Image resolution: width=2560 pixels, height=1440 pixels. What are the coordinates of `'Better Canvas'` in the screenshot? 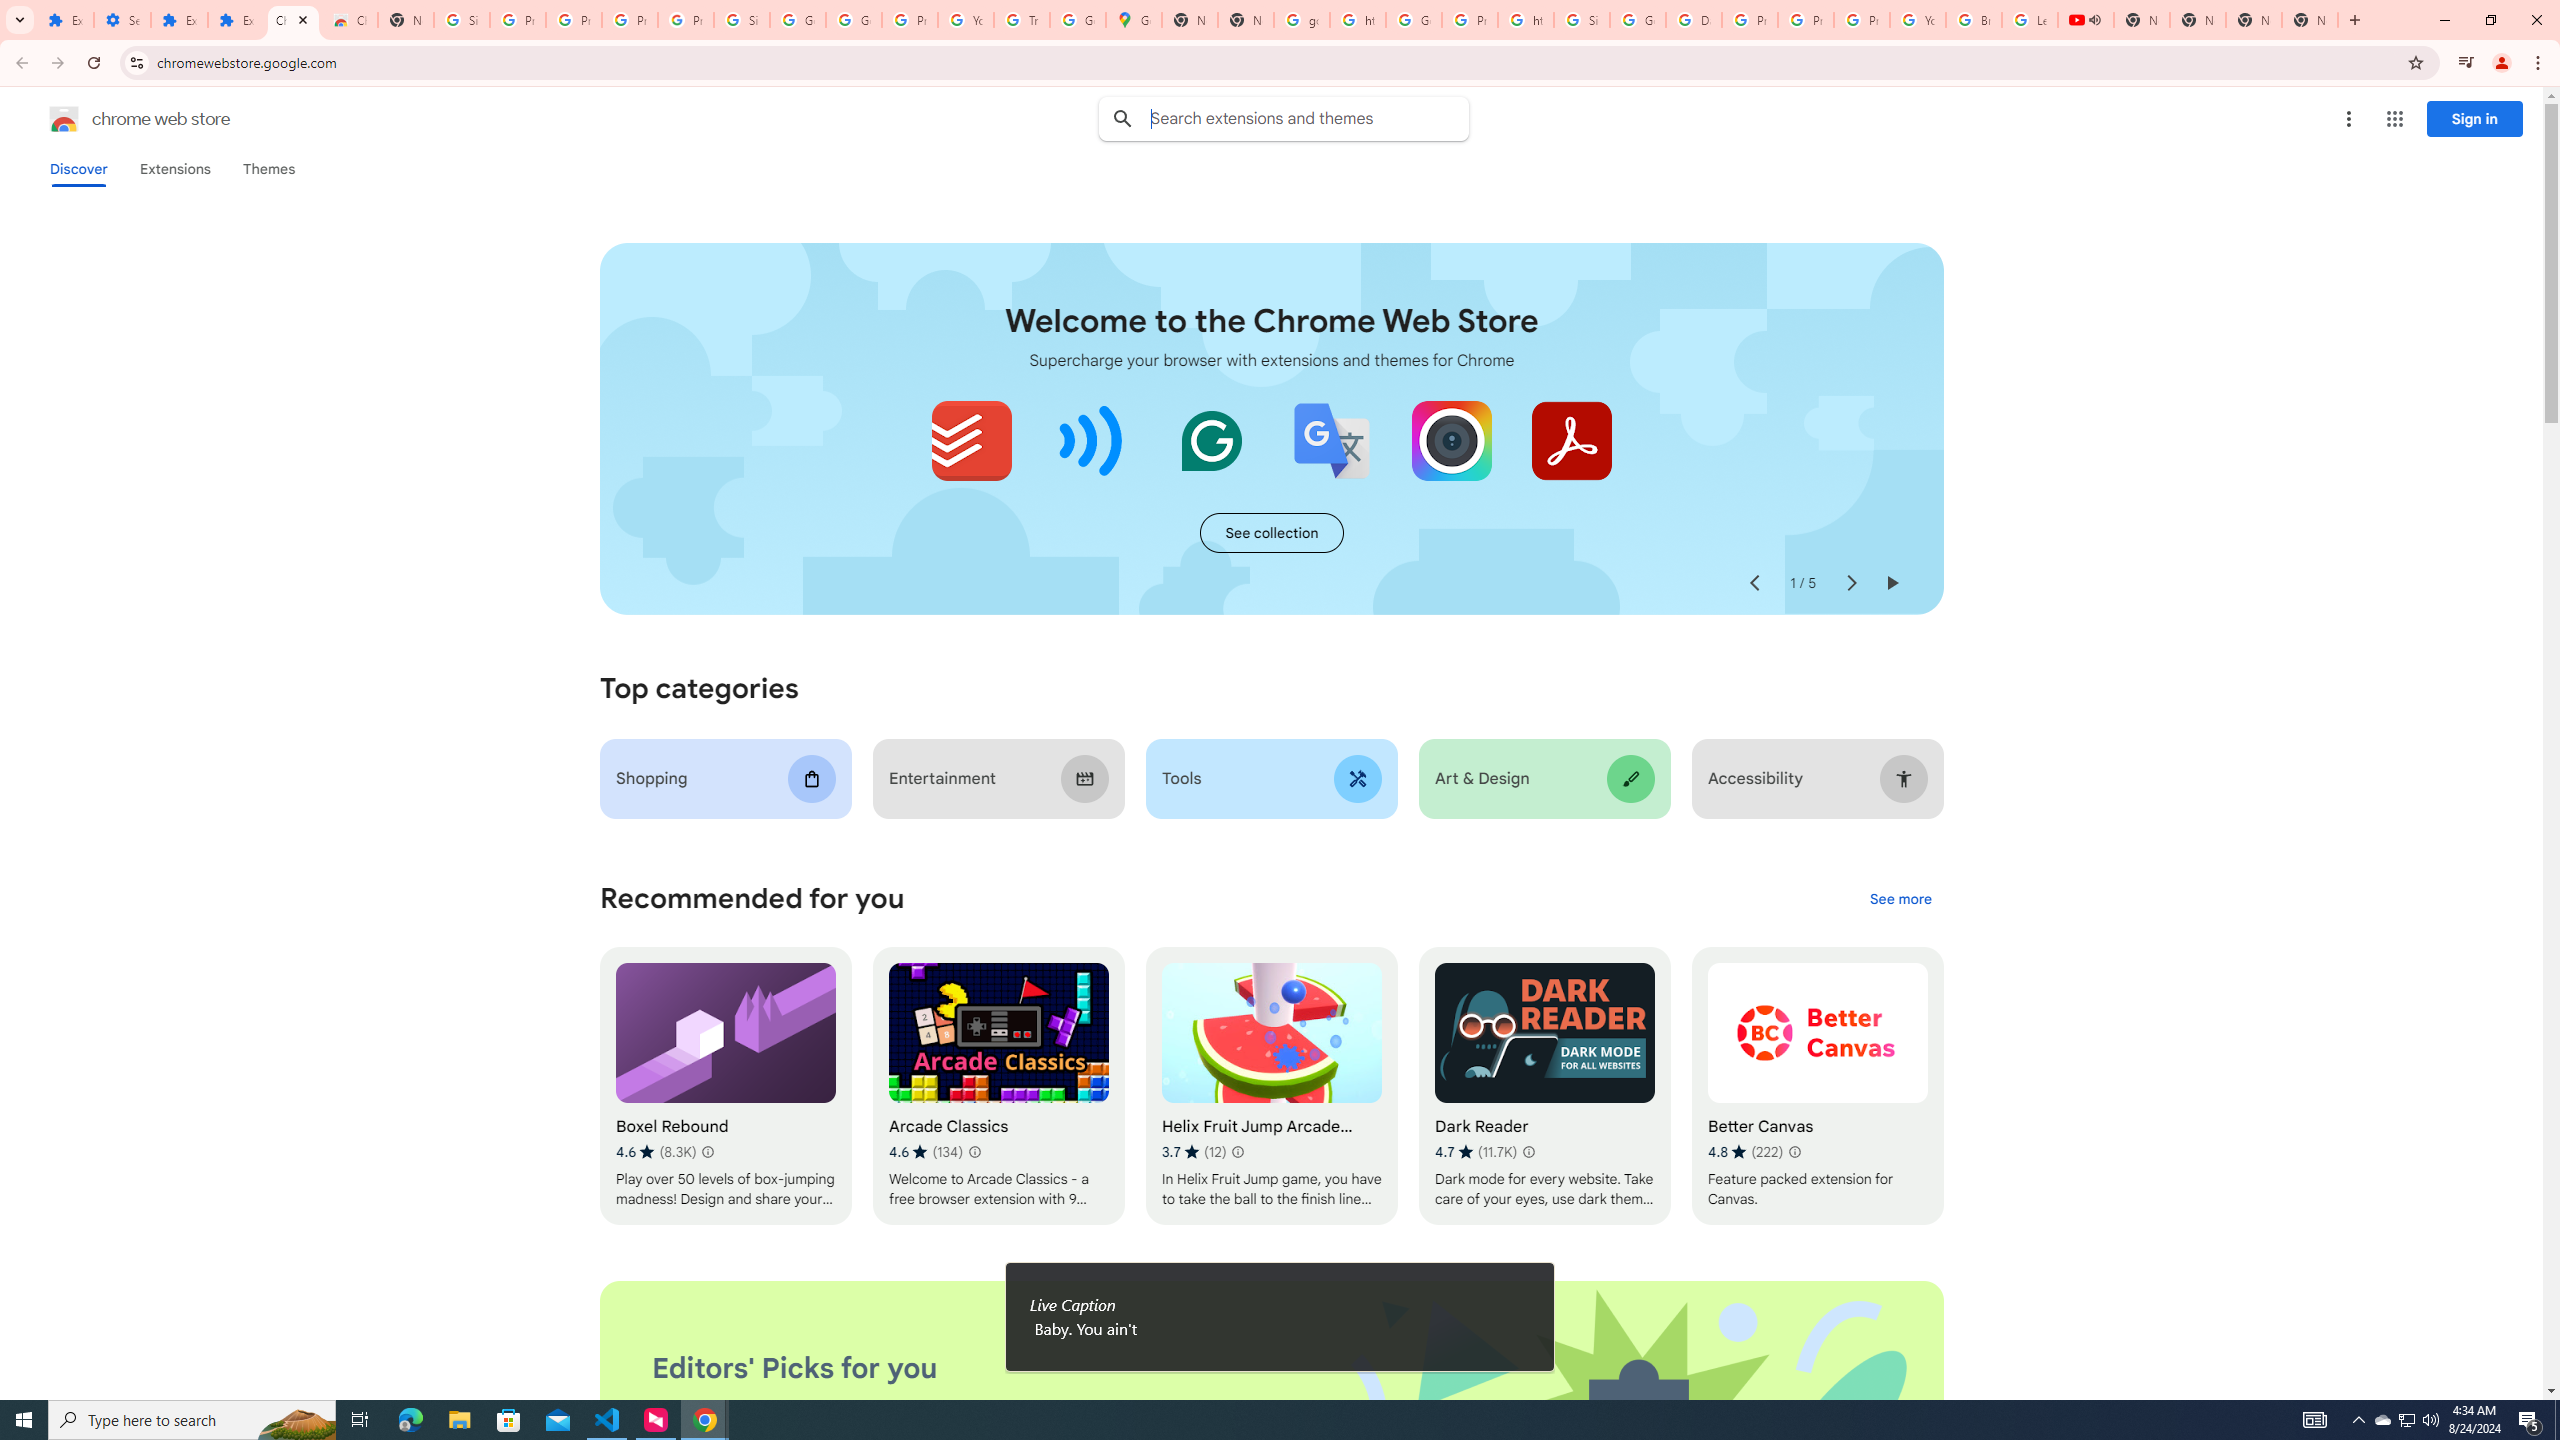 It's located at (1817, 1085).